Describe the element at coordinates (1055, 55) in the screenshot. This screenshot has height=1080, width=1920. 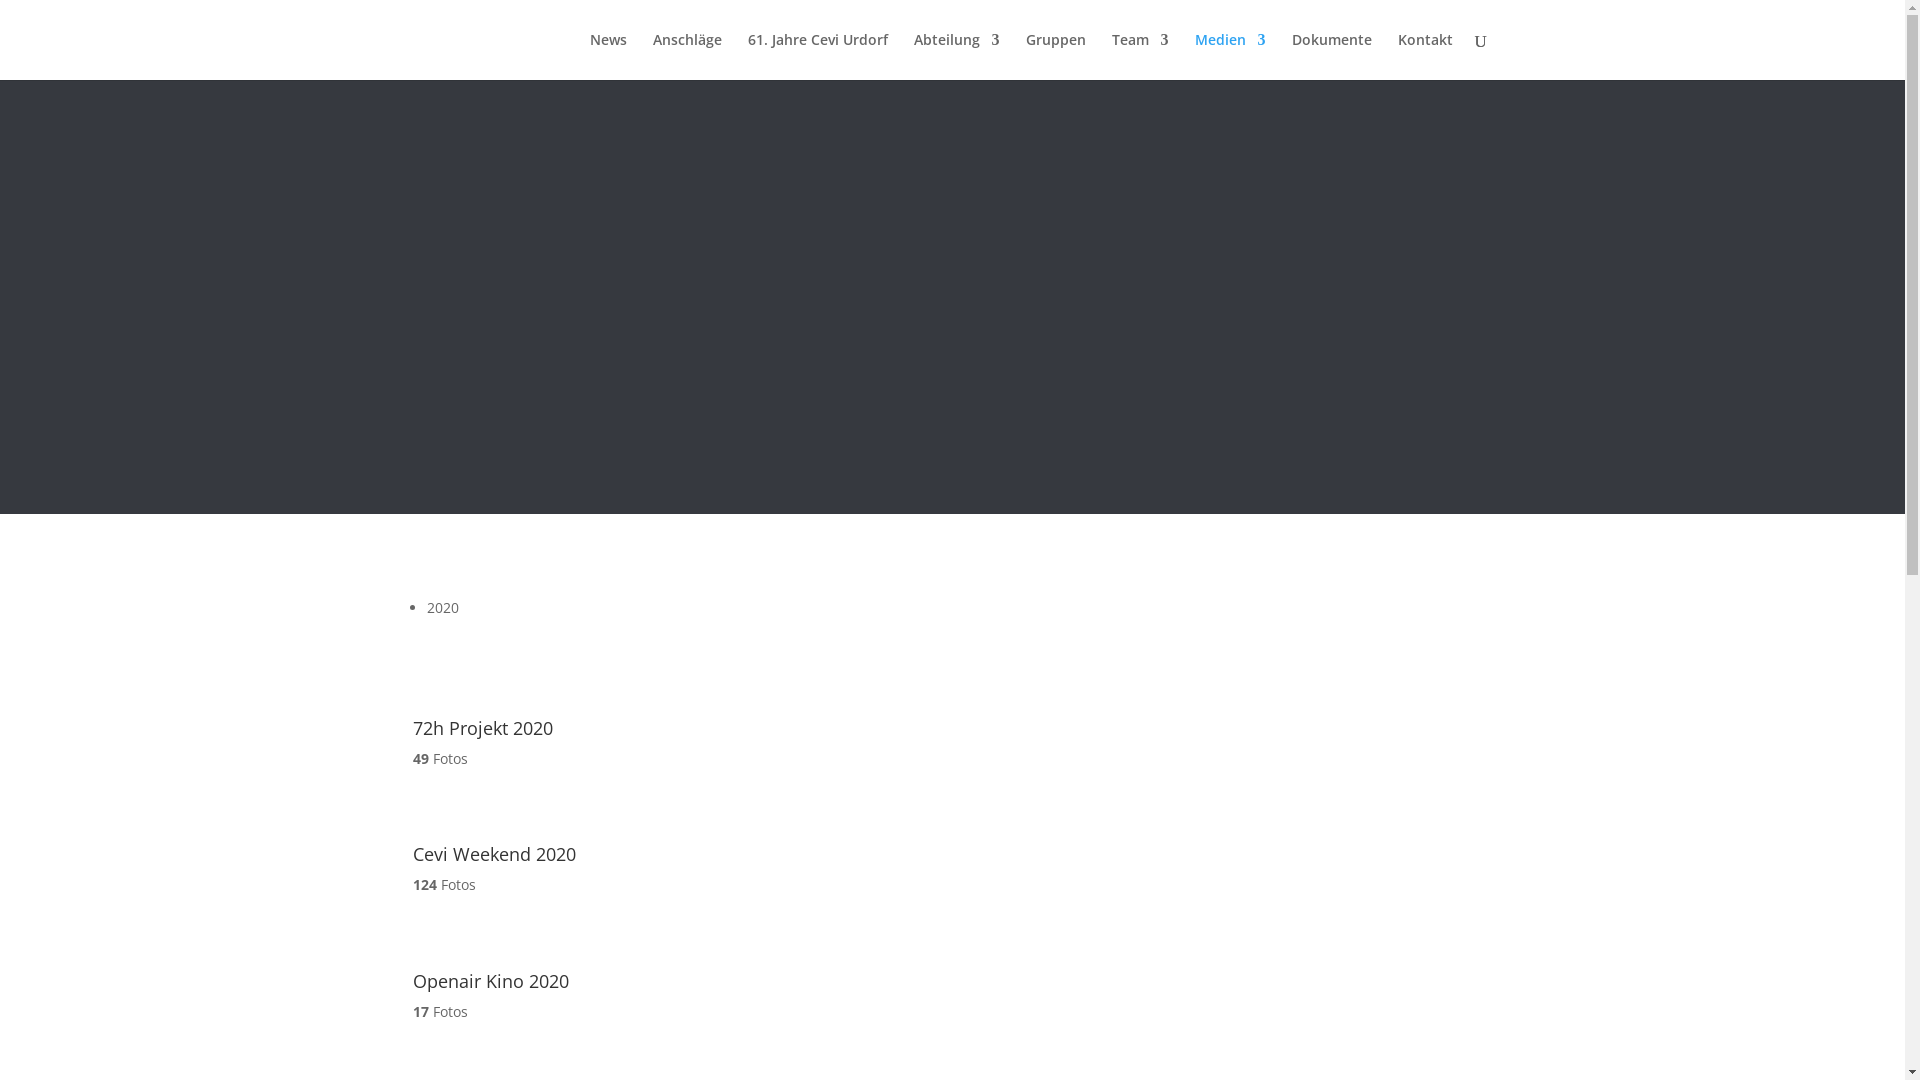
I see `'Gruppen'` at that location.